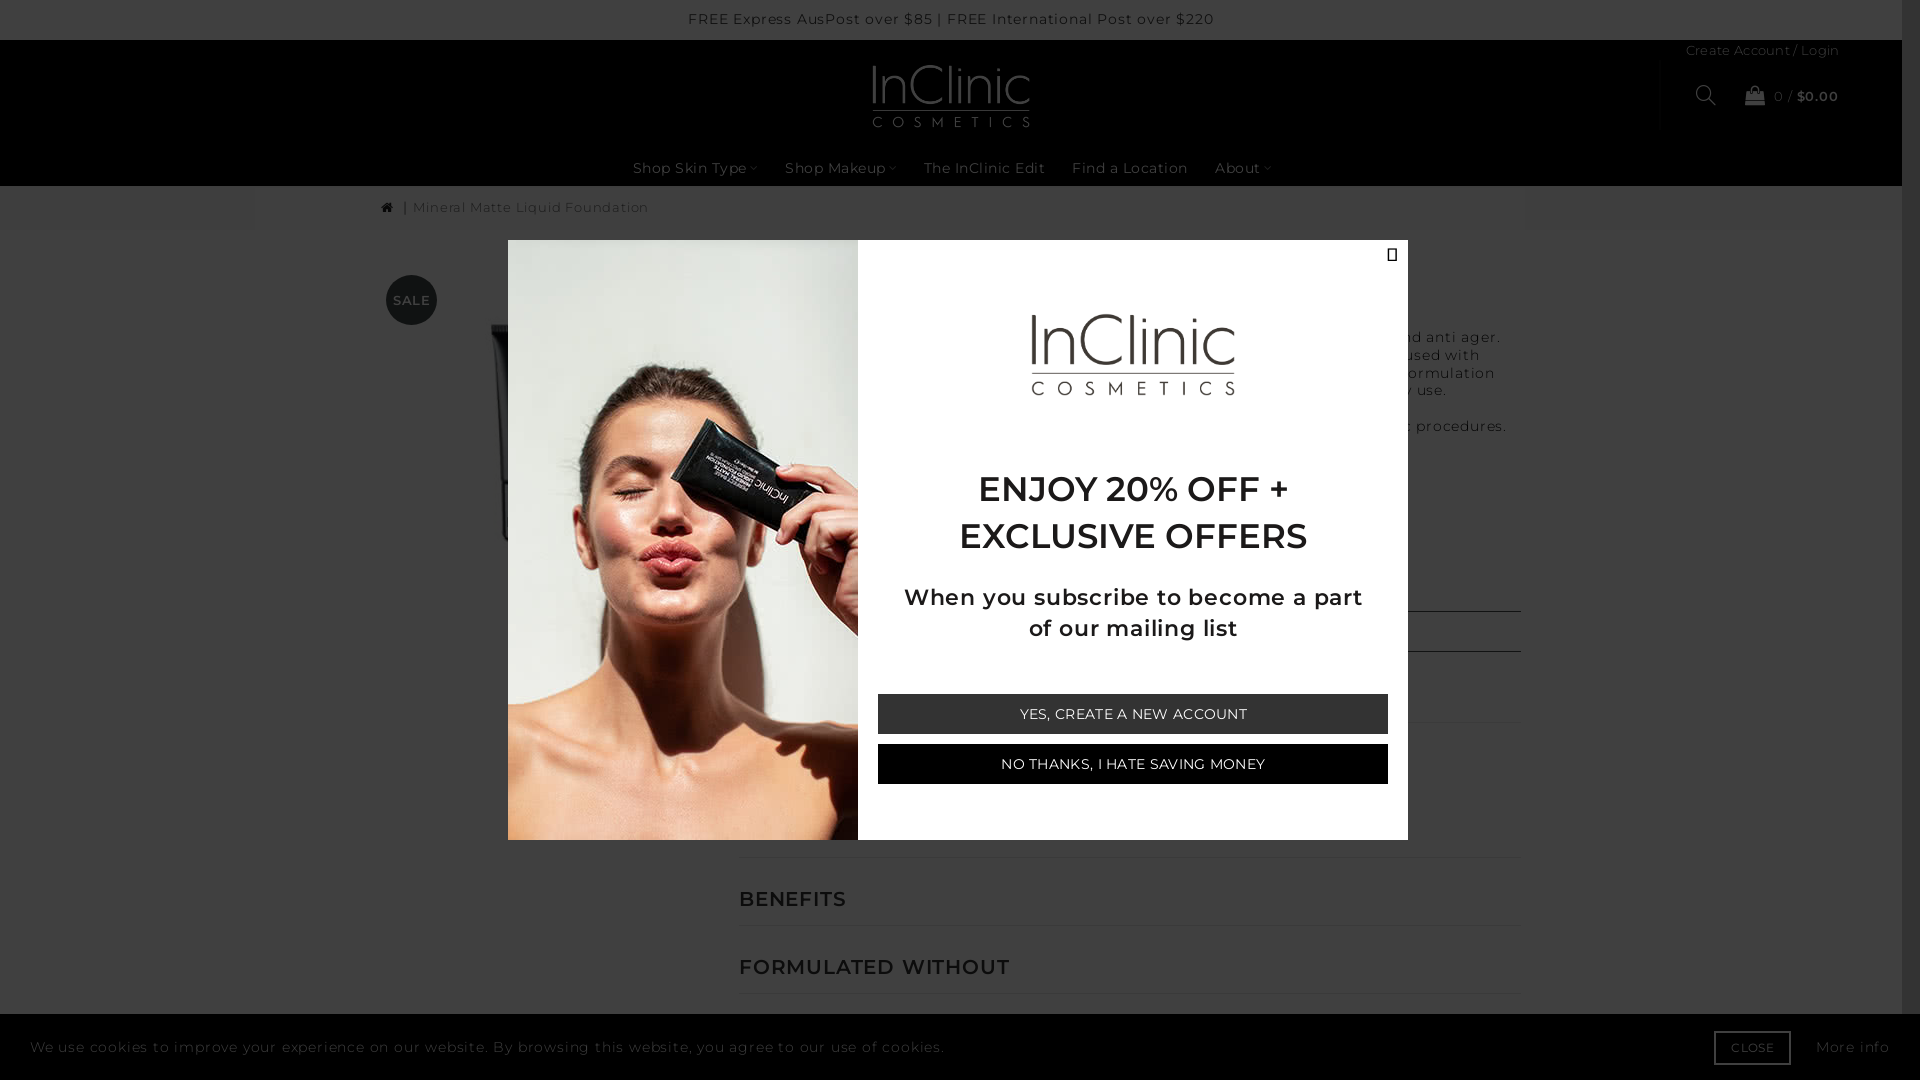 This screenshot has height=1080, width=1920. What do you see at coordinates (1129, 167) in the screenshot?
I see `'Find a Location'` at bounding box center [1129, 167].